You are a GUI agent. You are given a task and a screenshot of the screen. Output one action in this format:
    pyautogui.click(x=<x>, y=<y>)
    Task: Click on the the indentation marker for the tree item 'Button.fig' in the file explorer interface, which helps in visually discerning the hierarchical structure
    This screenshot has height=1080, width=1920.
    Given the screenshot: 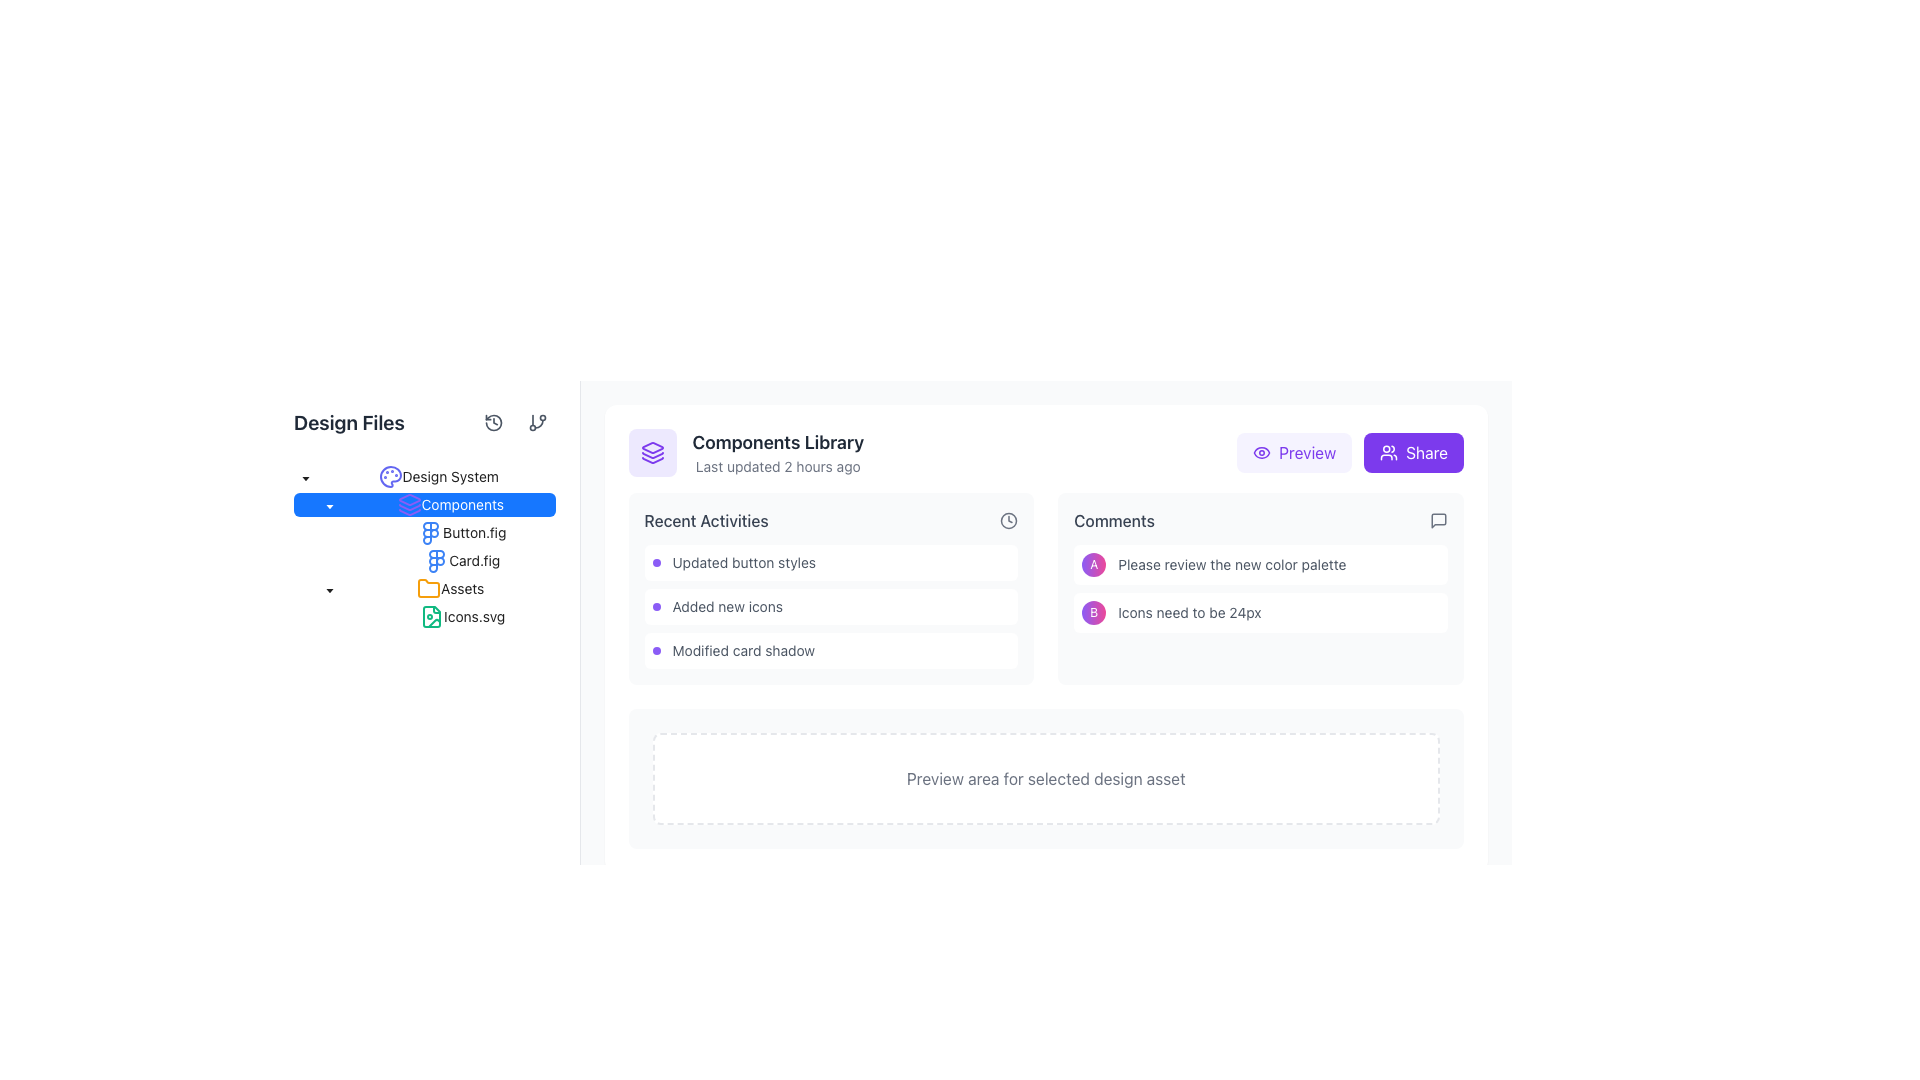 What is the action you would take?
    pyautogui.click(x=316, y=531)
    